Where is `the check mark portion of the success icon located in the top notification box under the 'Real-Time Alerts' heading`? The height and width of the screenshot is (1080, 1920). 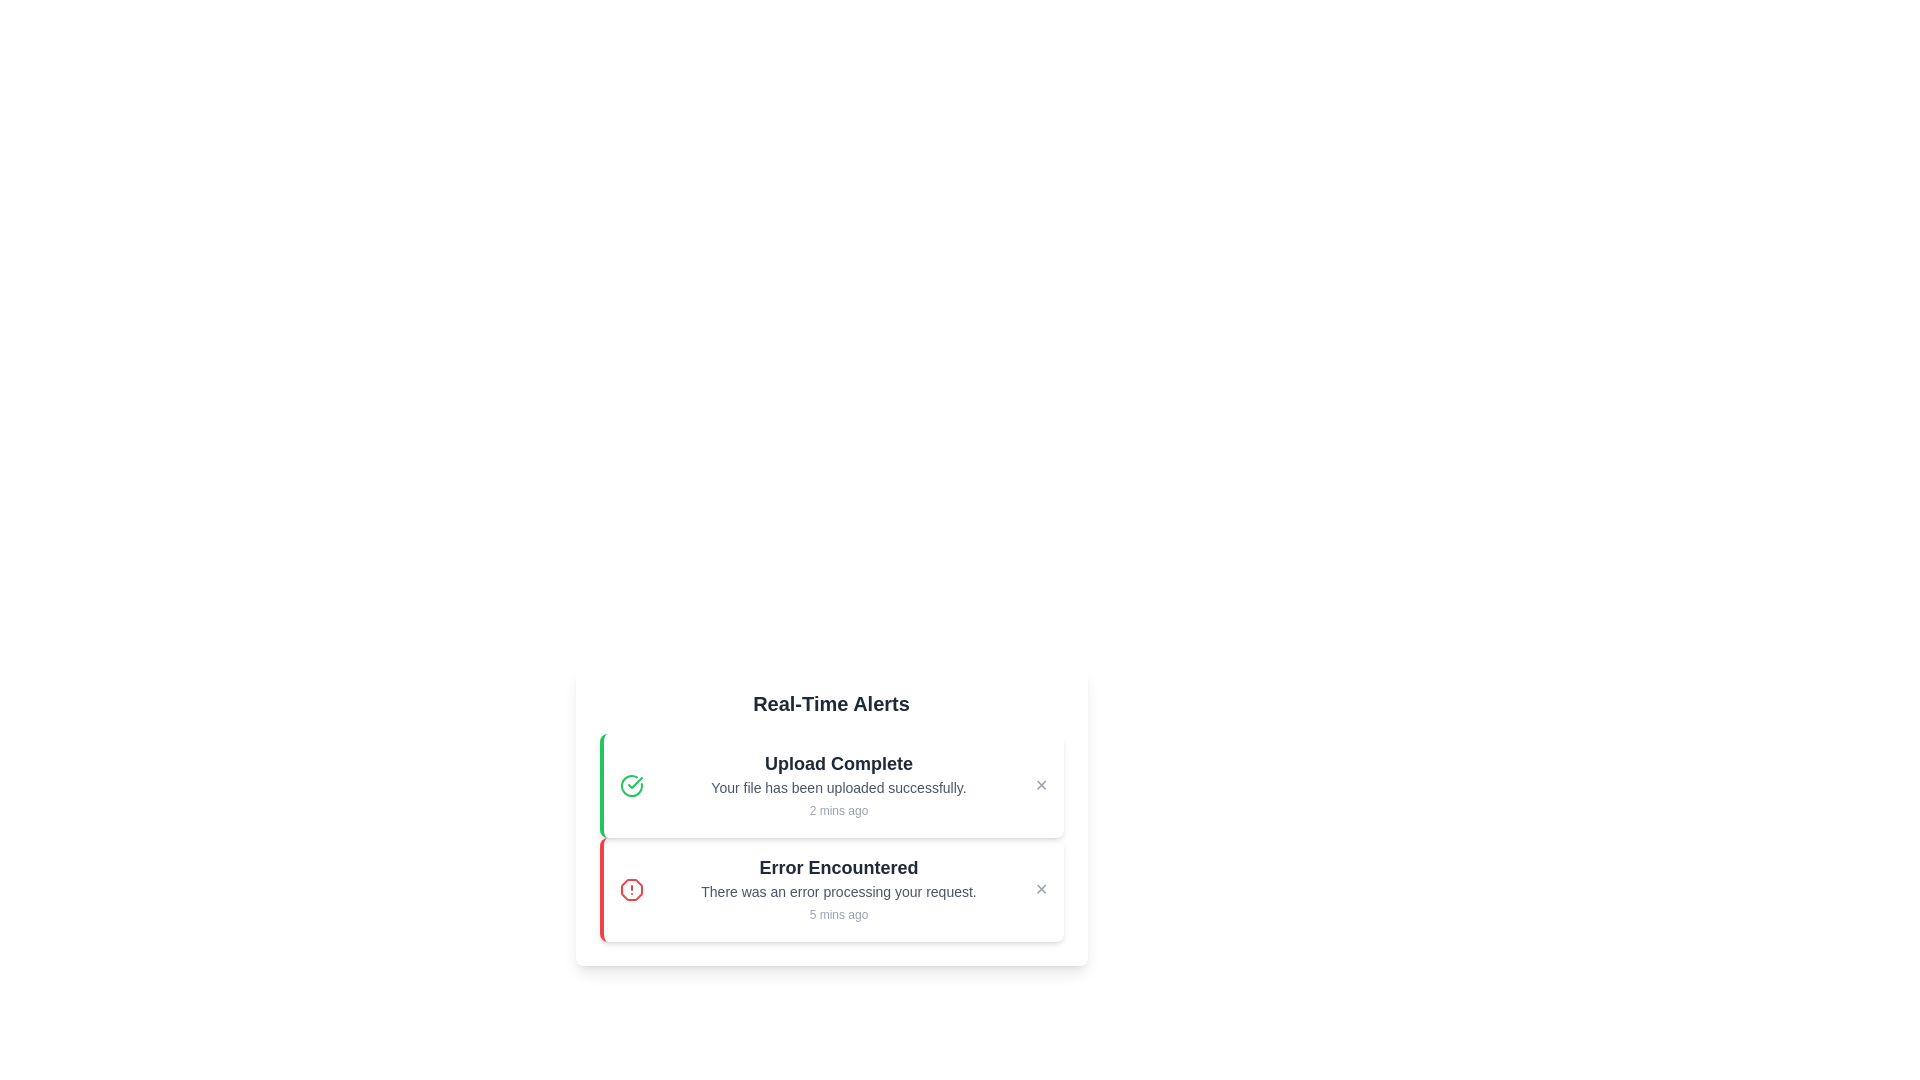
the check mark portion of the success icon located in the top notification box under the 'Real-Time Alerts' heading is located at coordinates (633, 782).